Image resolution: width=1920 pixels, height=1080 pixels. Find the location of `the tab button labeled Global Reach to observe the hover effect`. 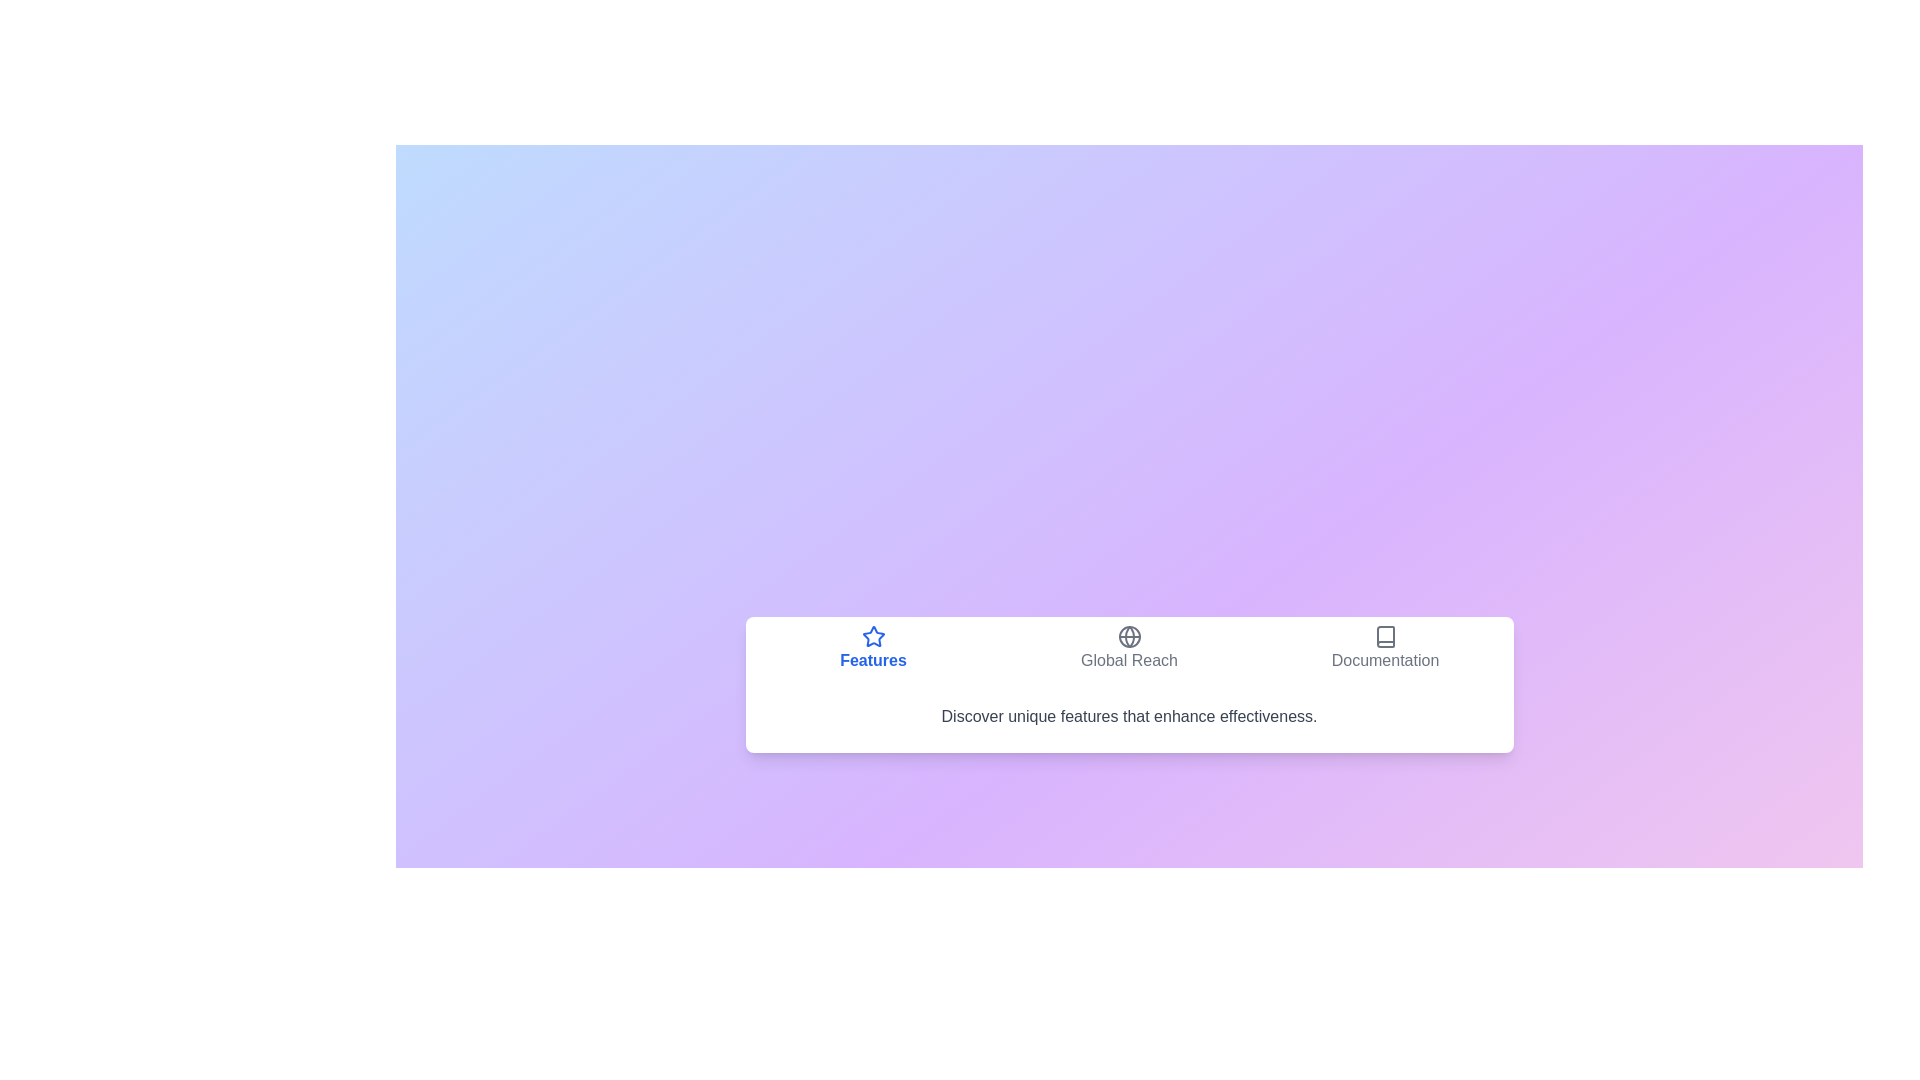

the tab button labeled Global Reach to observe the hover effect is located at coordinates (1129, 648).